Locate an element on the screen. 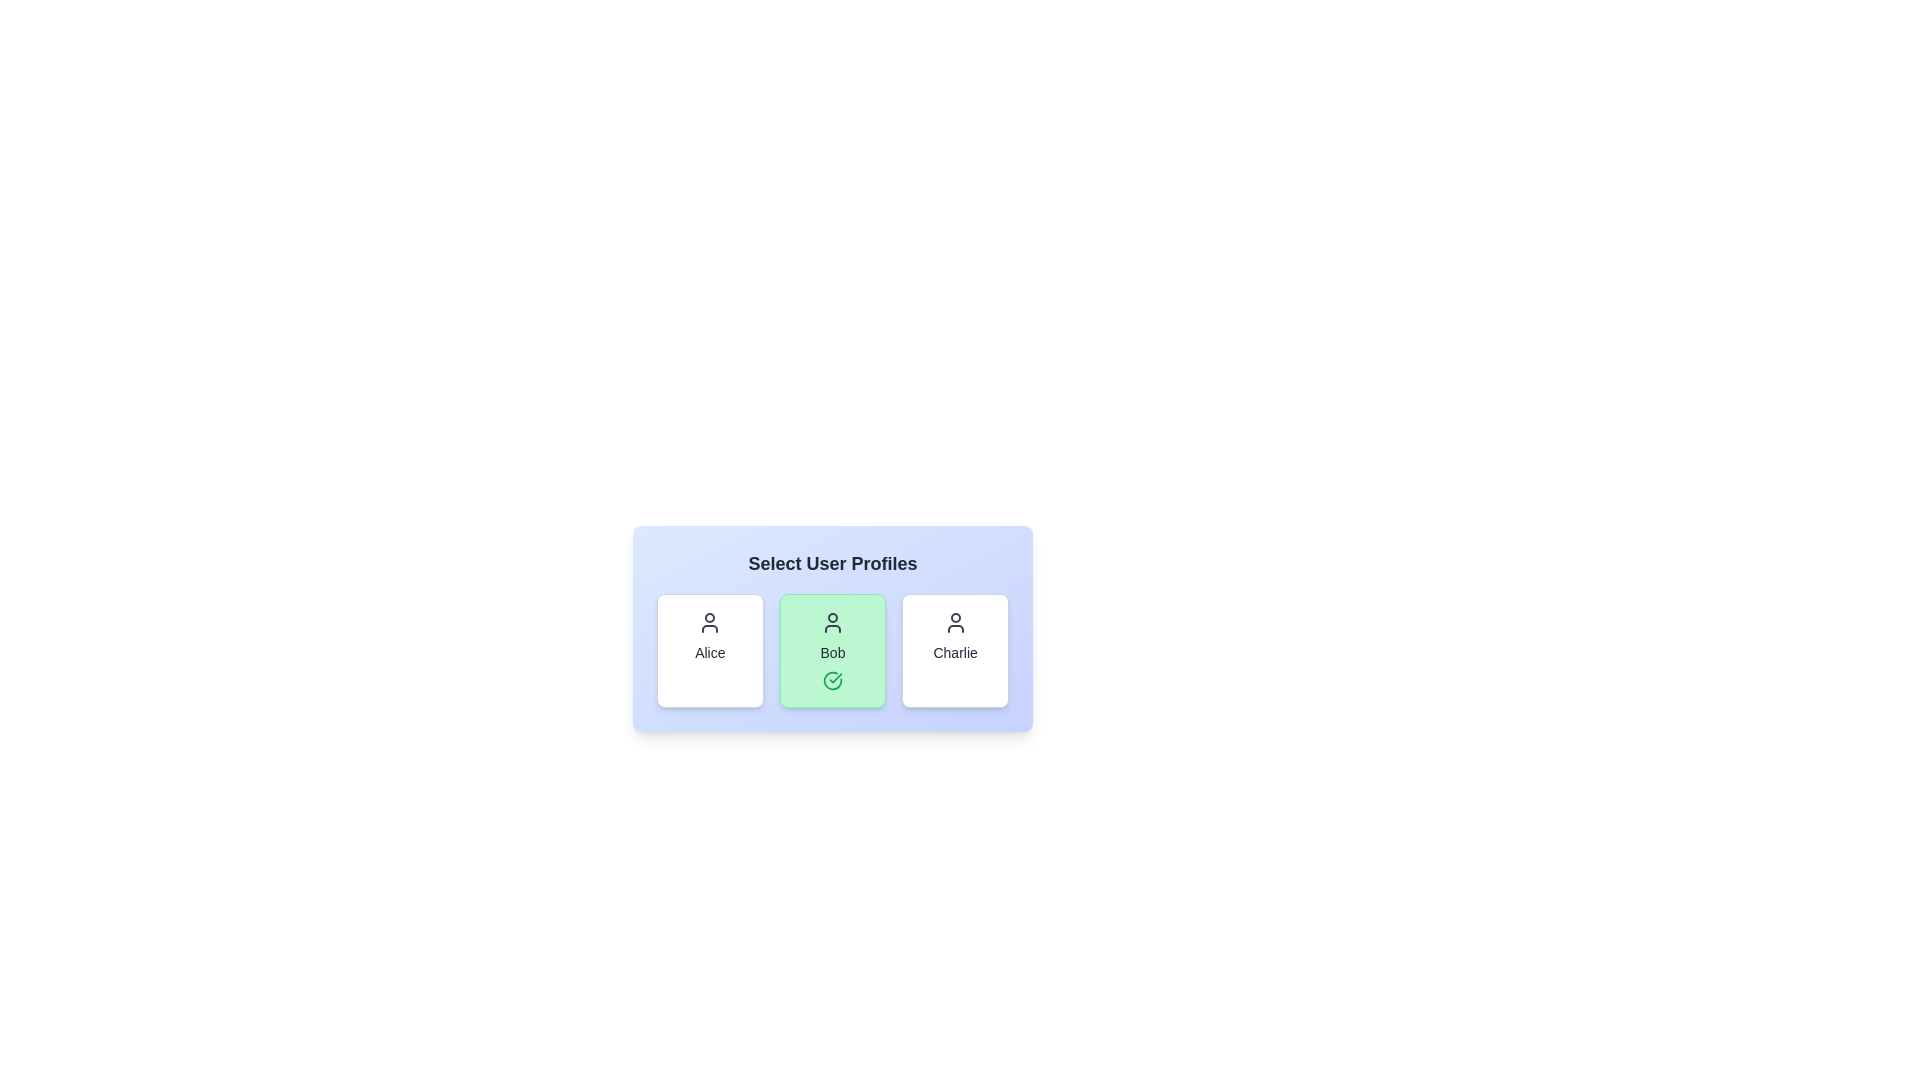  the user profile card for Alice is located at coordinates (710, 651).